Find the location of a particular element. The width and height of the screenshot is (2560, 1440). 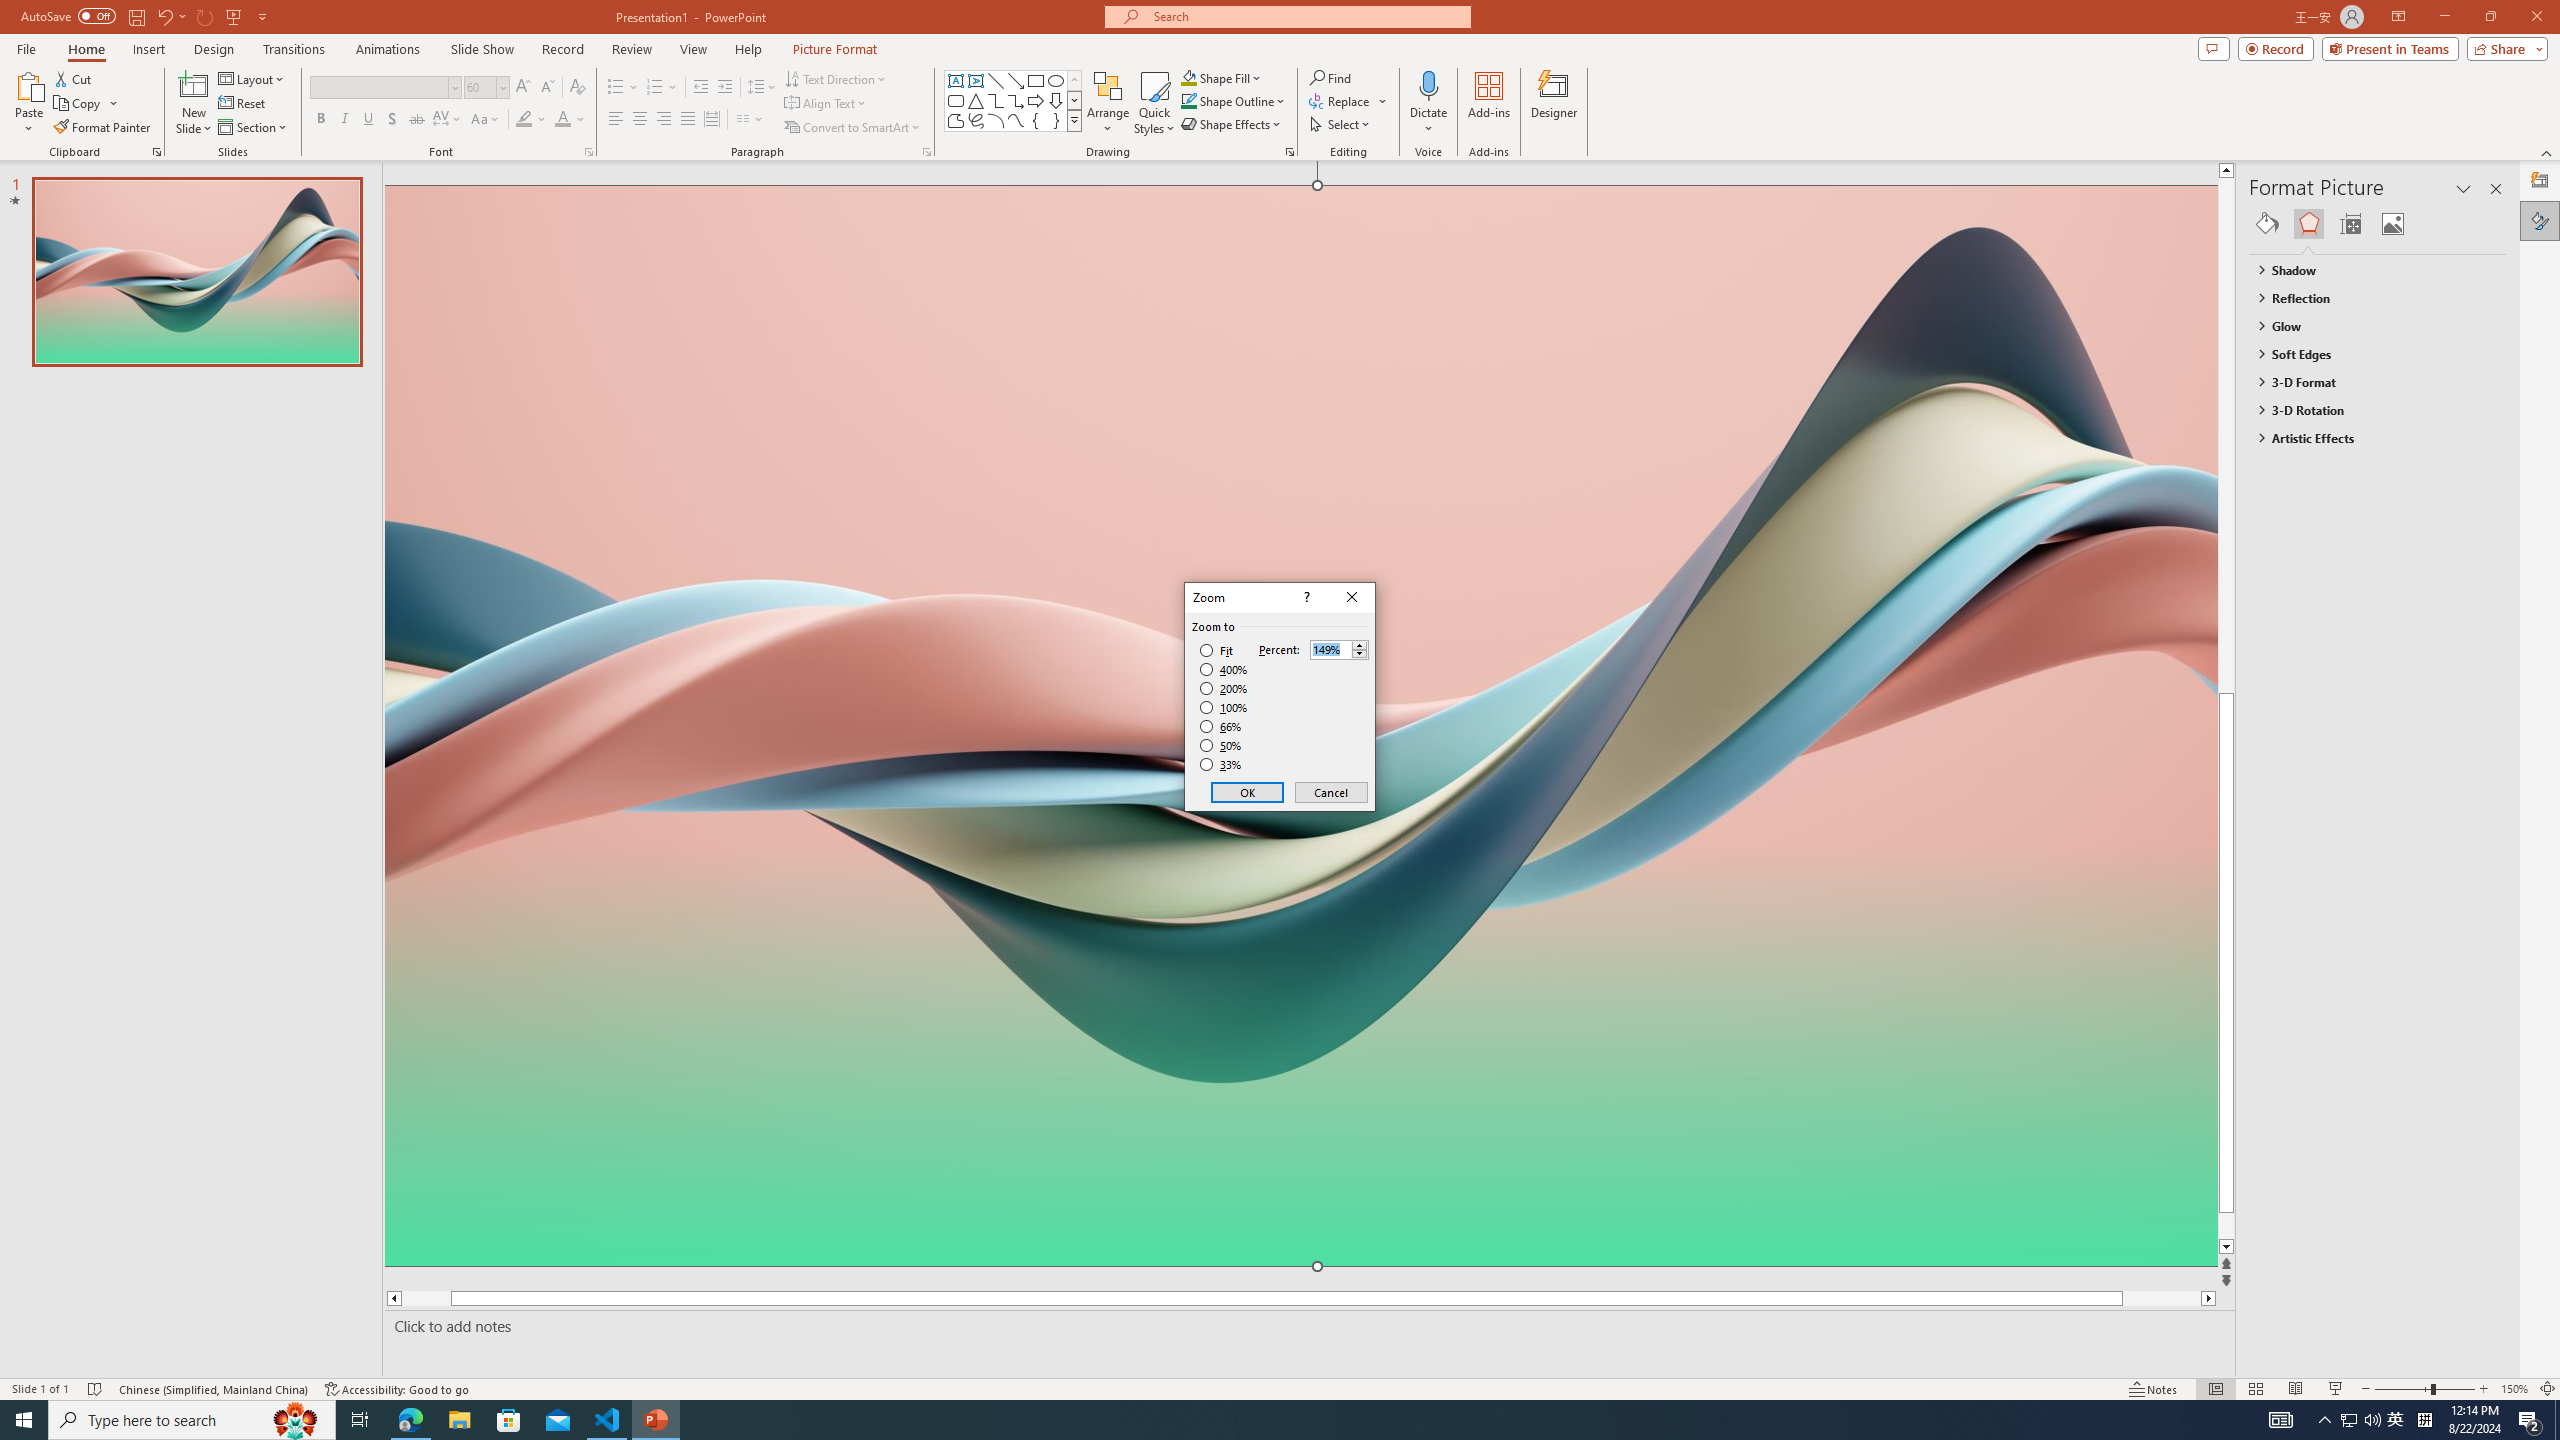

'Class: NetUIGalleryContainer' is located at coordinates (2377, 222).